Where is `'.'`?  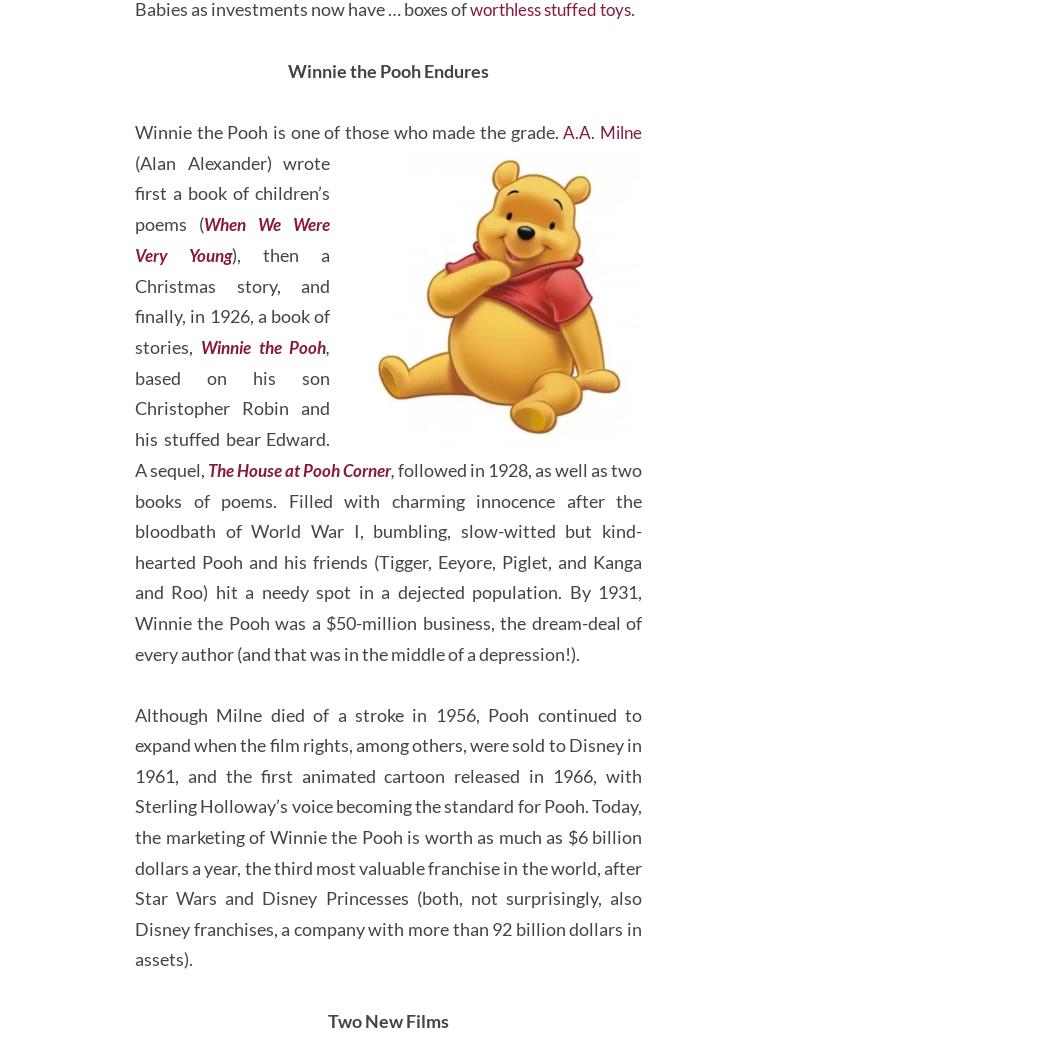
'.' is located at coordinates (171, 84).